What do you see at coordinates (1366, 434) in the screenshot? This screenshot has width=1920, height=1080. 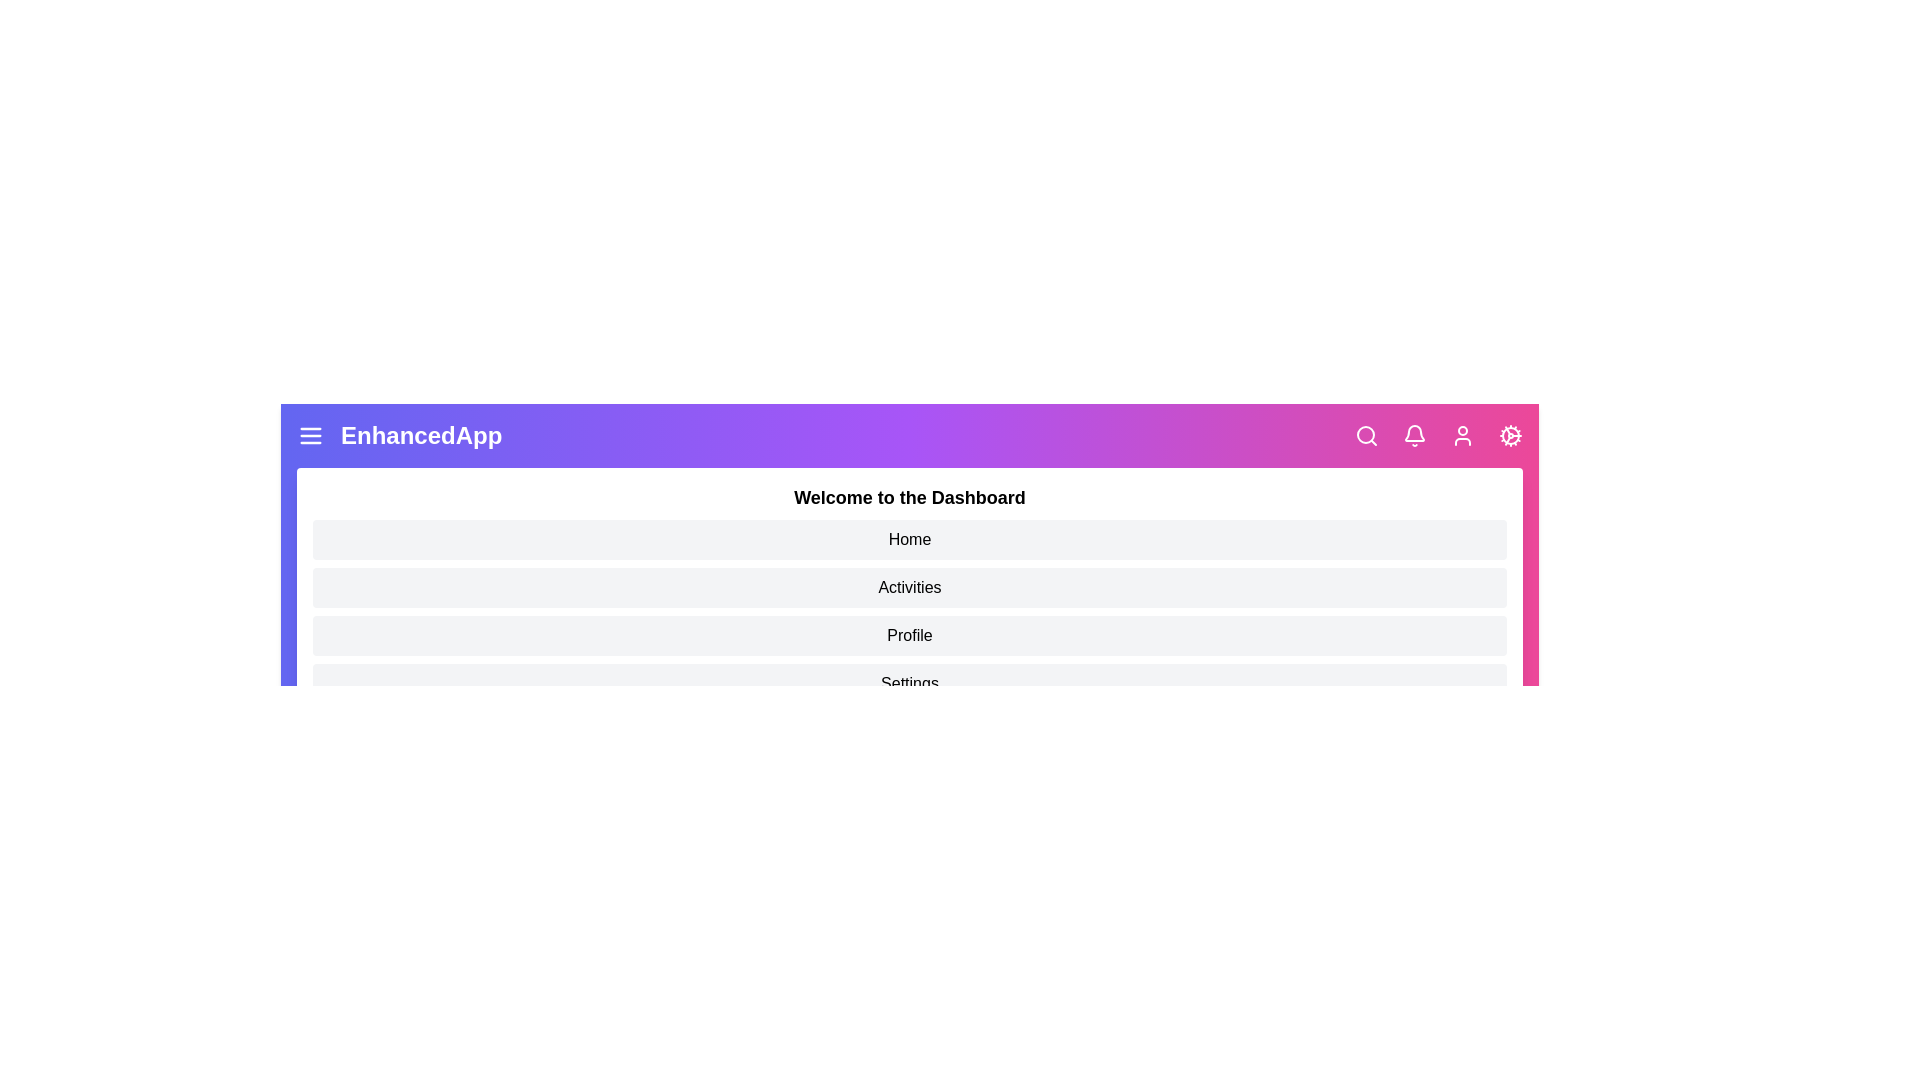 I see `the search icon to activate the search functionality` at bounding box center [1366, 434].